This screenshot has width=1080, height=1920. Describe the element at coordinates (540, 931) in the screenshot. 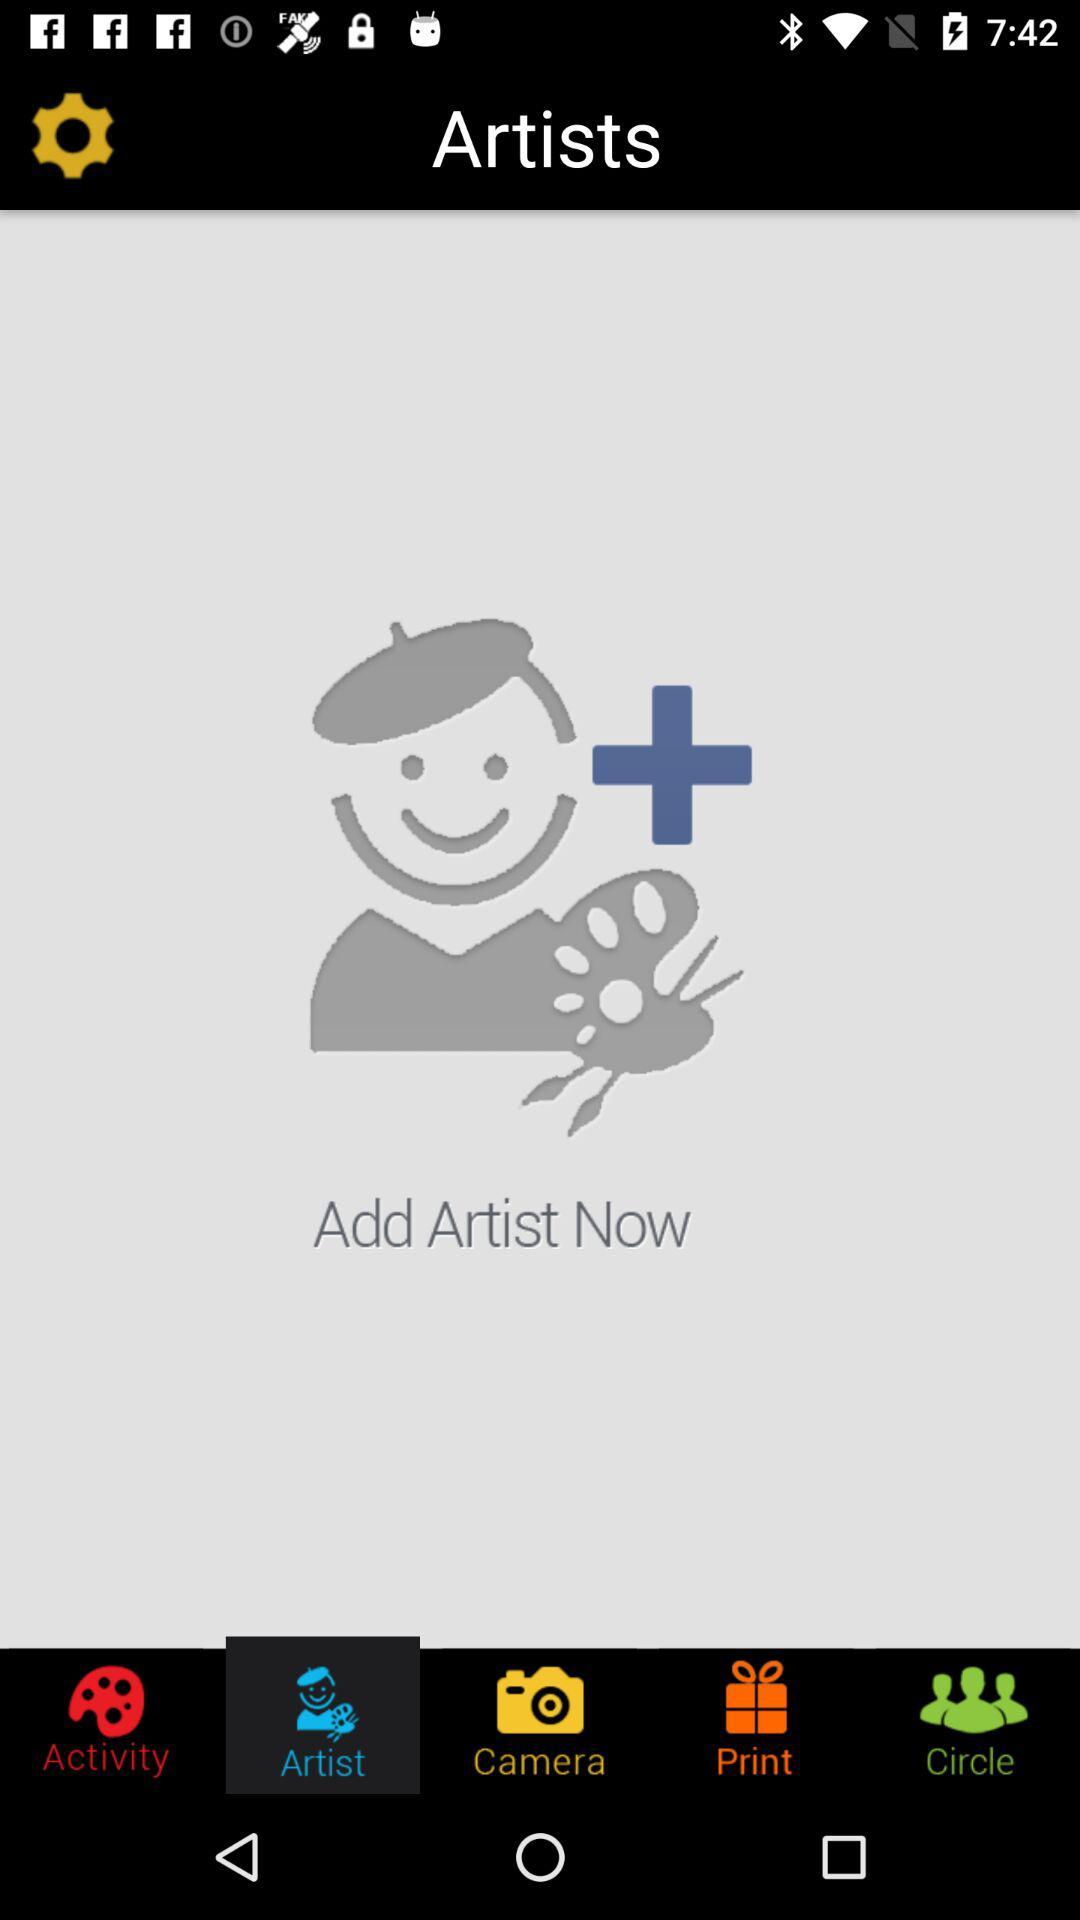

I see `icon at the center` at that location.